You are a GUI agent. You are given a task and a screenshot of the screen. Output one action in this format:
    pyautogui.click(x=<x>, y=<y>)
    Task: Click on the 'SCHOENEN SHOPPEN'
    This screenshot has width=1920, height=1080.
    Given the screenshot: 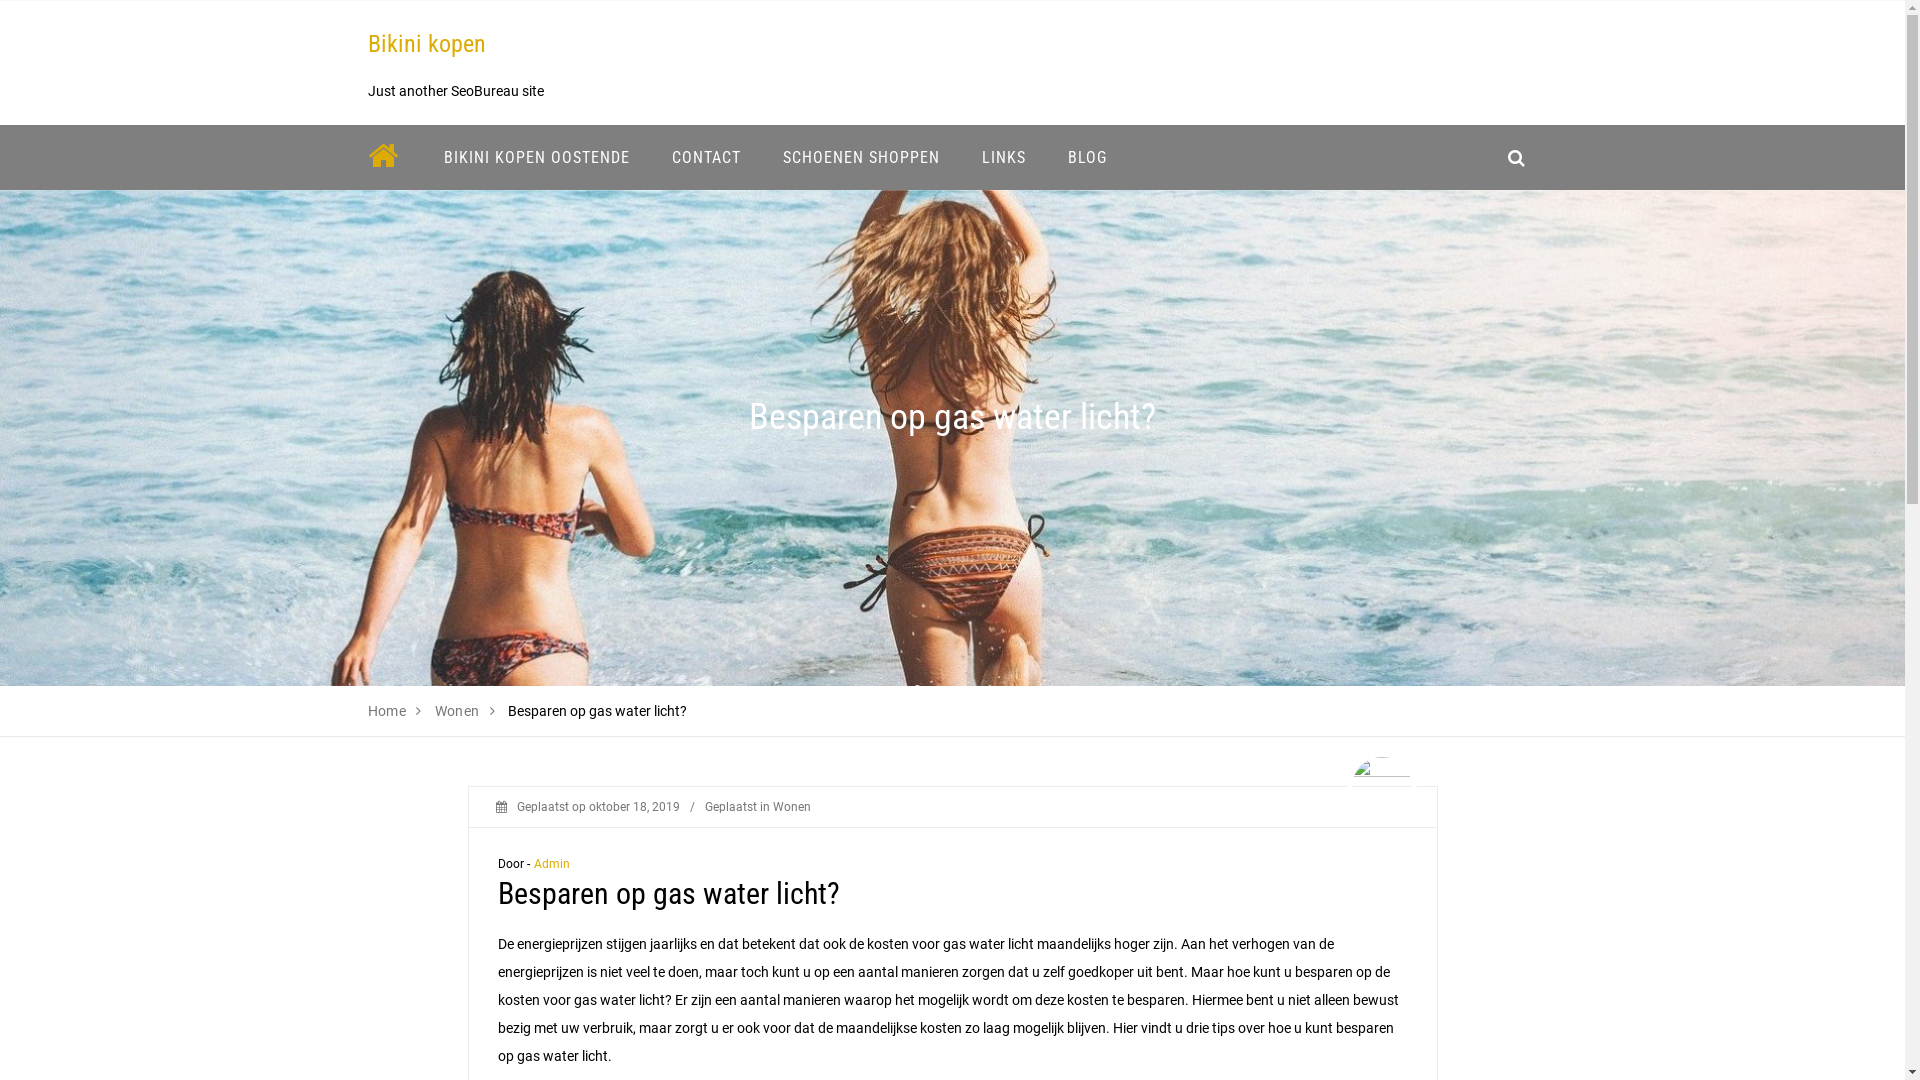 What is the action you would take?
    pyautogui.click(x=861, y=156)
    